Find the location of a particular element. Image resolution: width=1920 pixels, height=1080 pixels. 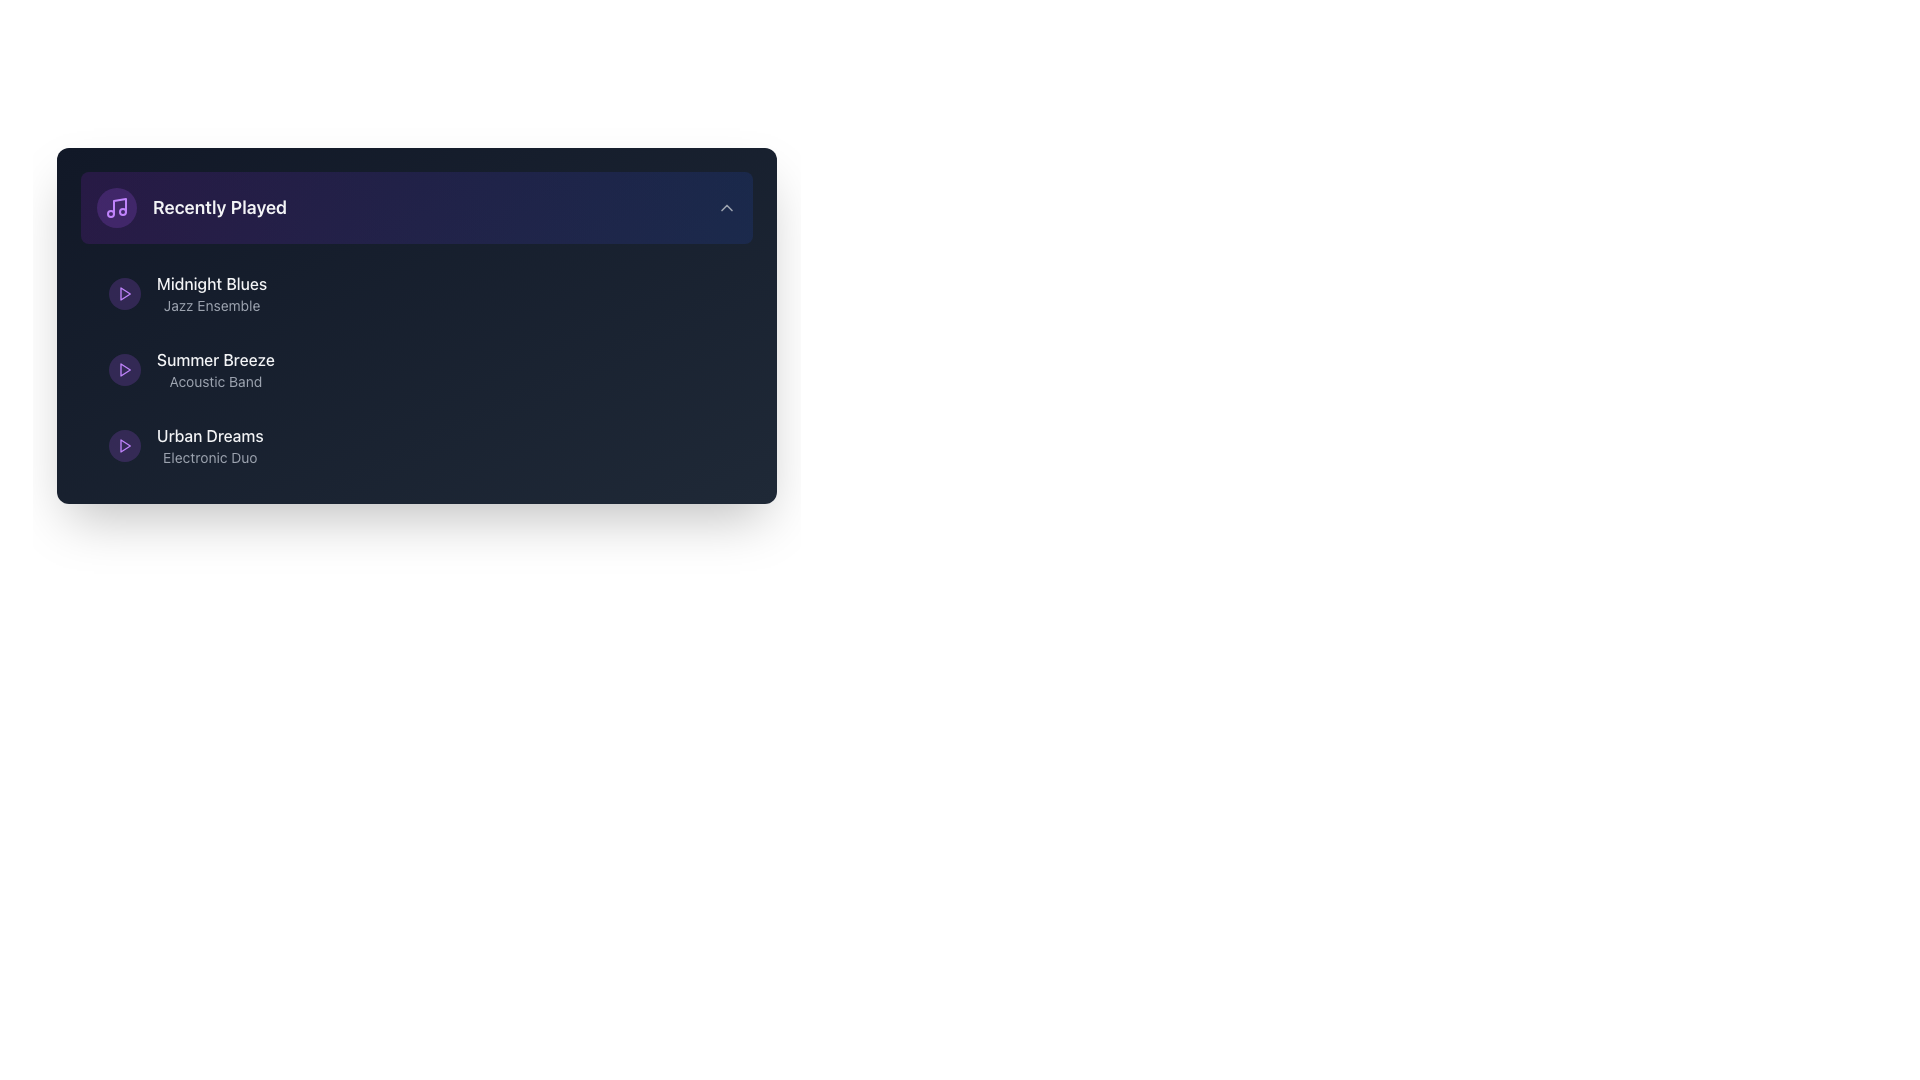

the triangular play button icon with a purple stroke located between the 'Midnight Blues' and 'Urban Dreams' play buttons is located at coordinates (124, 293).